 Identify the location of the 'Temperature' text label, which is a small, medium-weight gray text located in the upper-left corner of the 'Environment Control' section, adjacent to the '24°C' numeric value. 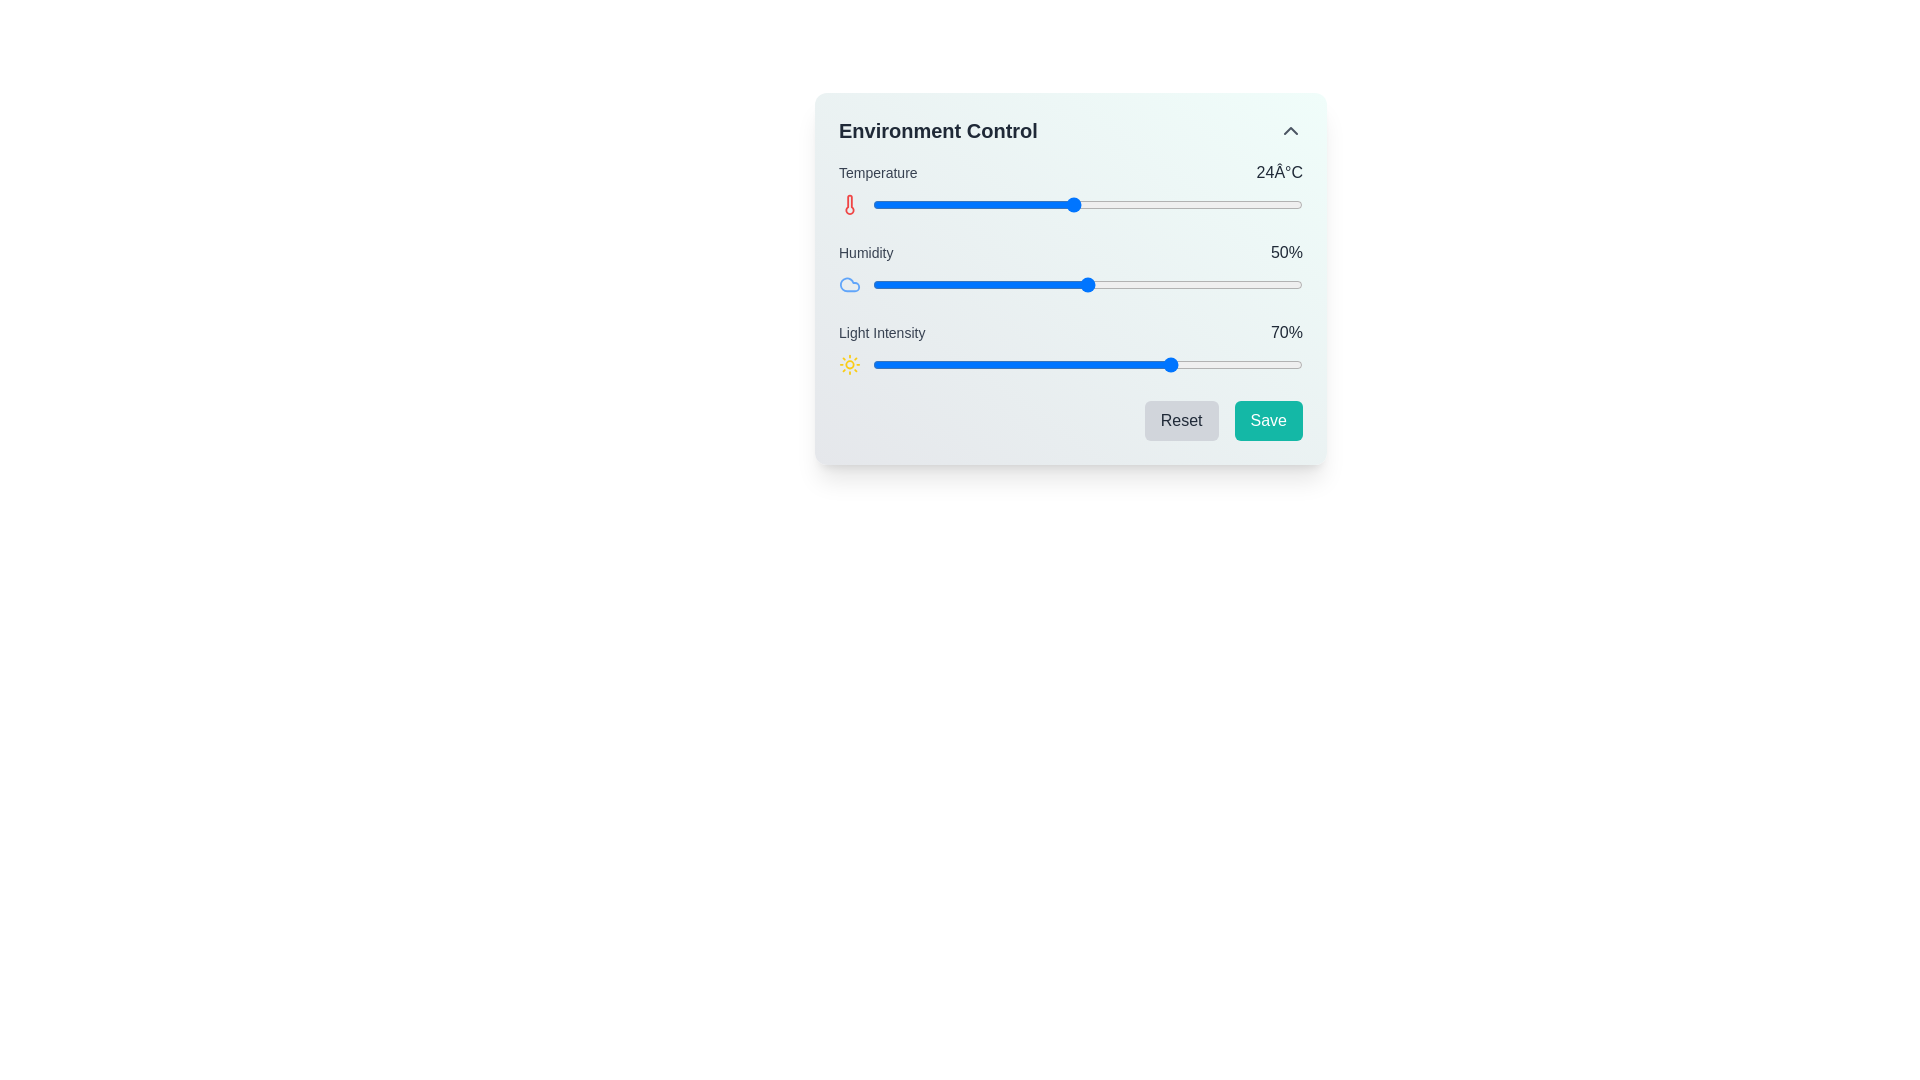
(878, 172).